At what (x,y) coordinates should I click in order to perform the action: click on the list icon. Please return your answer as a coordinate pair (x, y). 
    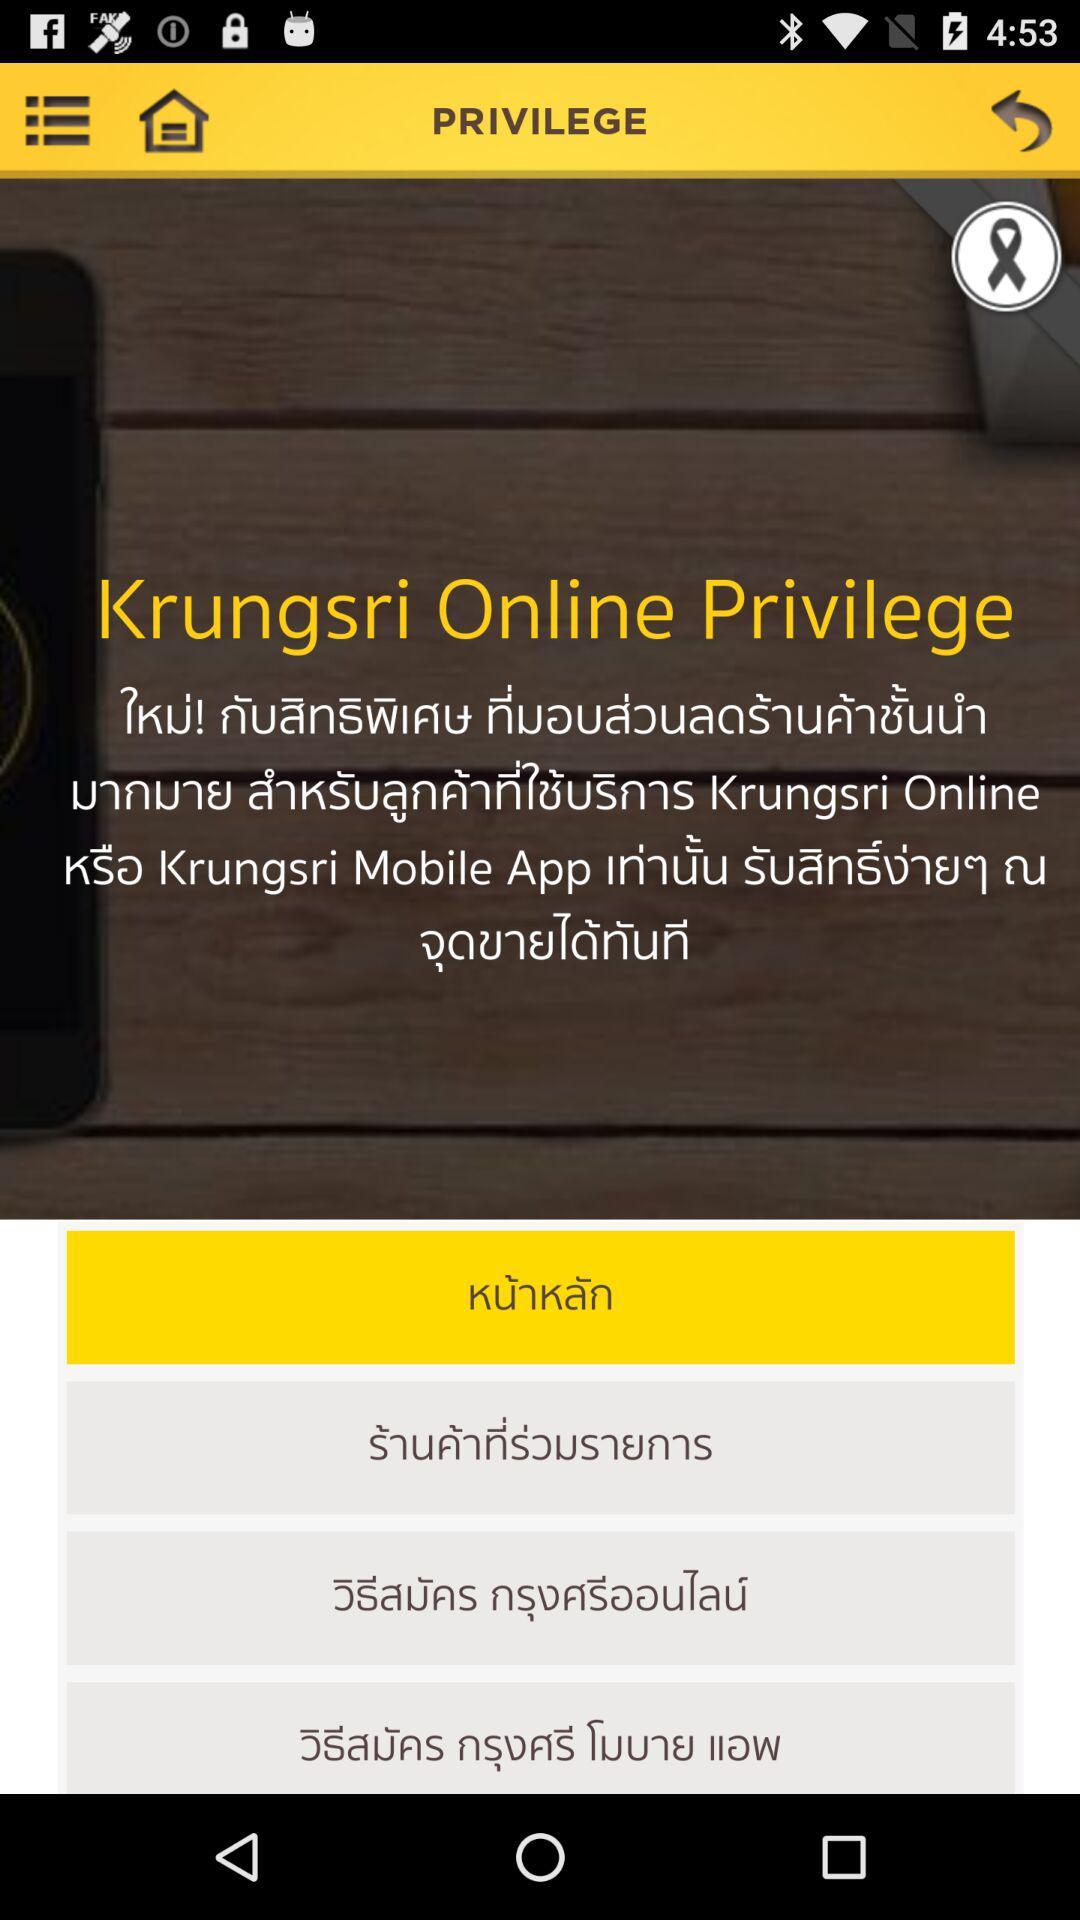
    Looking at the image, I should click on (56, 128).